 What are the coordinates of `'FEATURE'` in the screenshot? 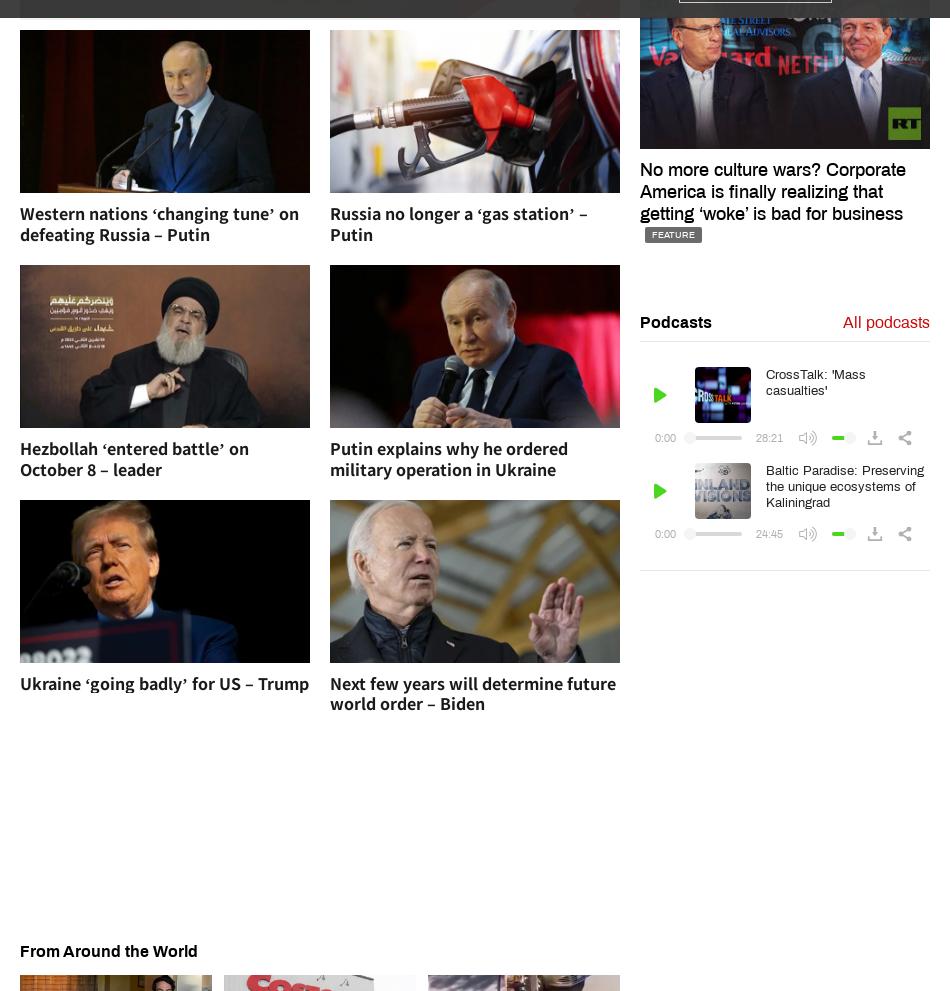 It's located at (672, 234).